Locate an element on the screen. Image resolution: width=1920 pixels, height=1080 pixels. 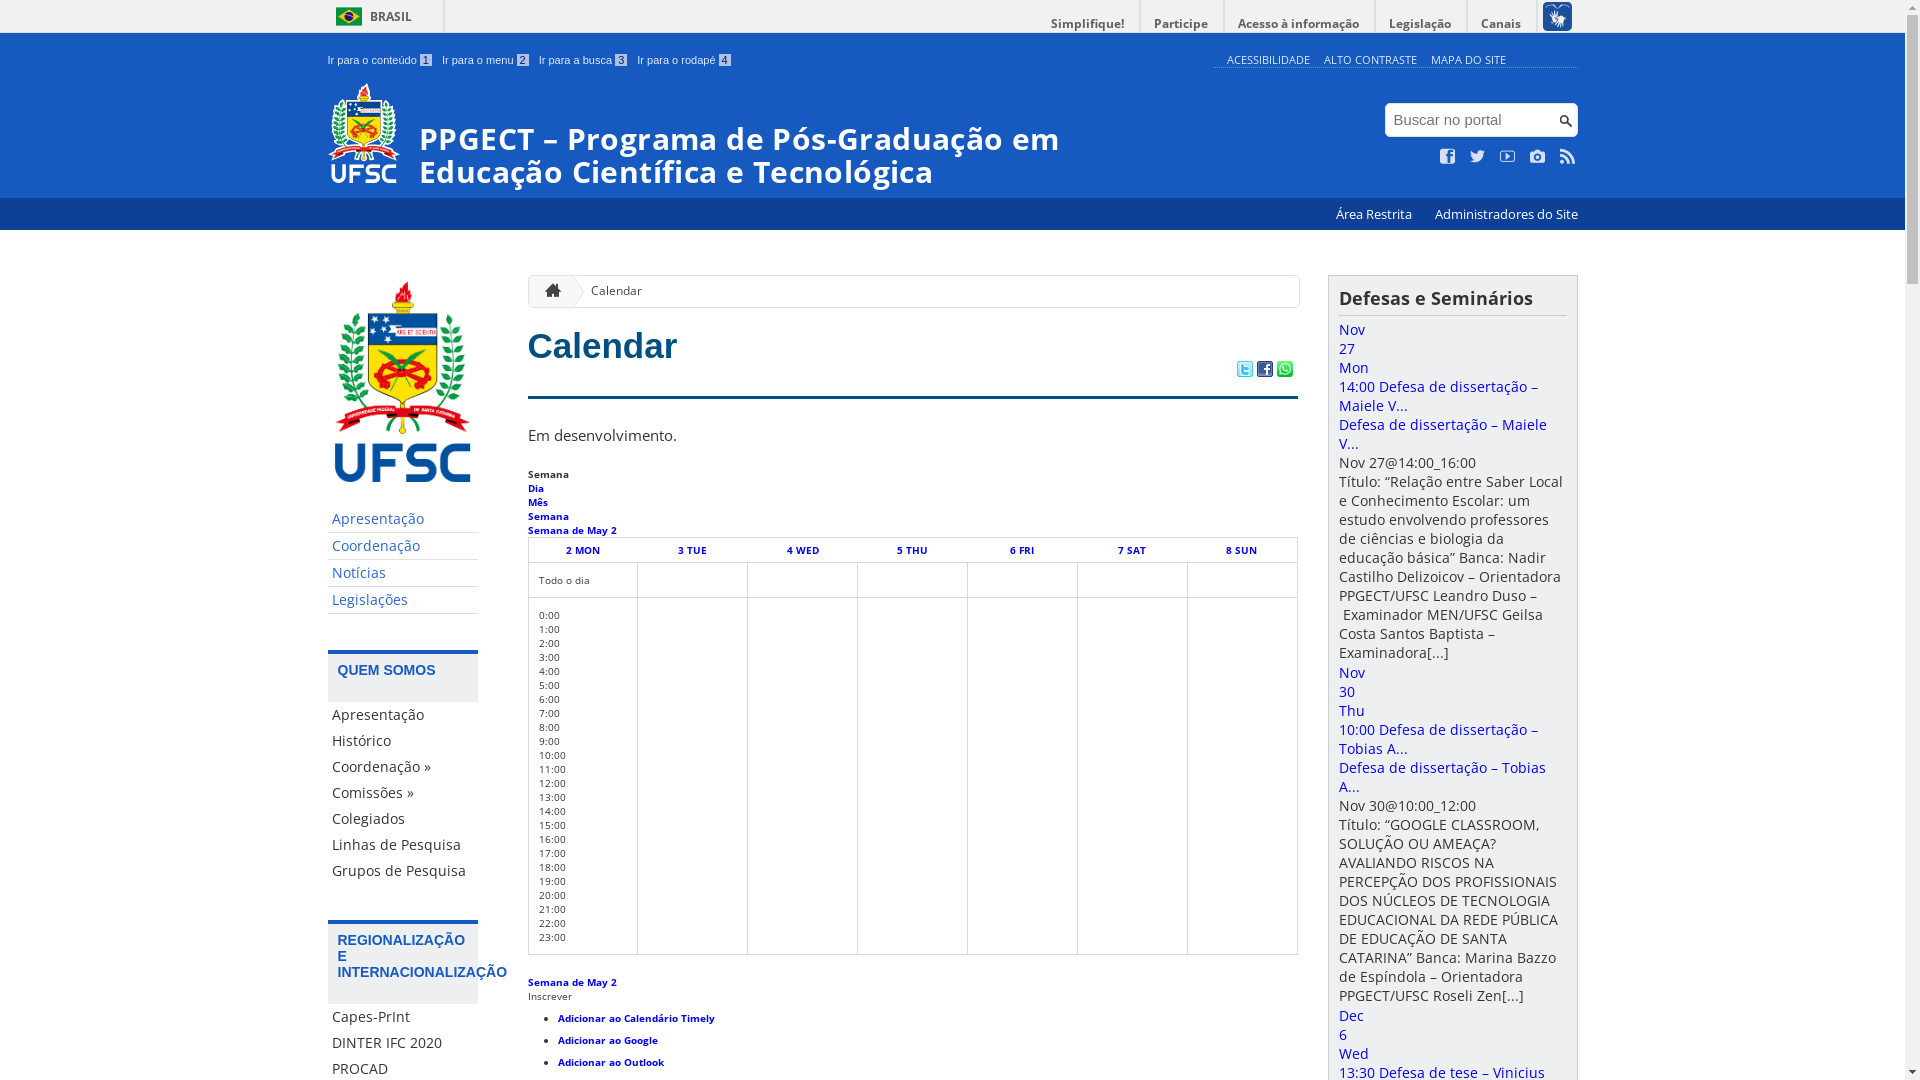
'Colegiados' is located at coordinates (402, 818).